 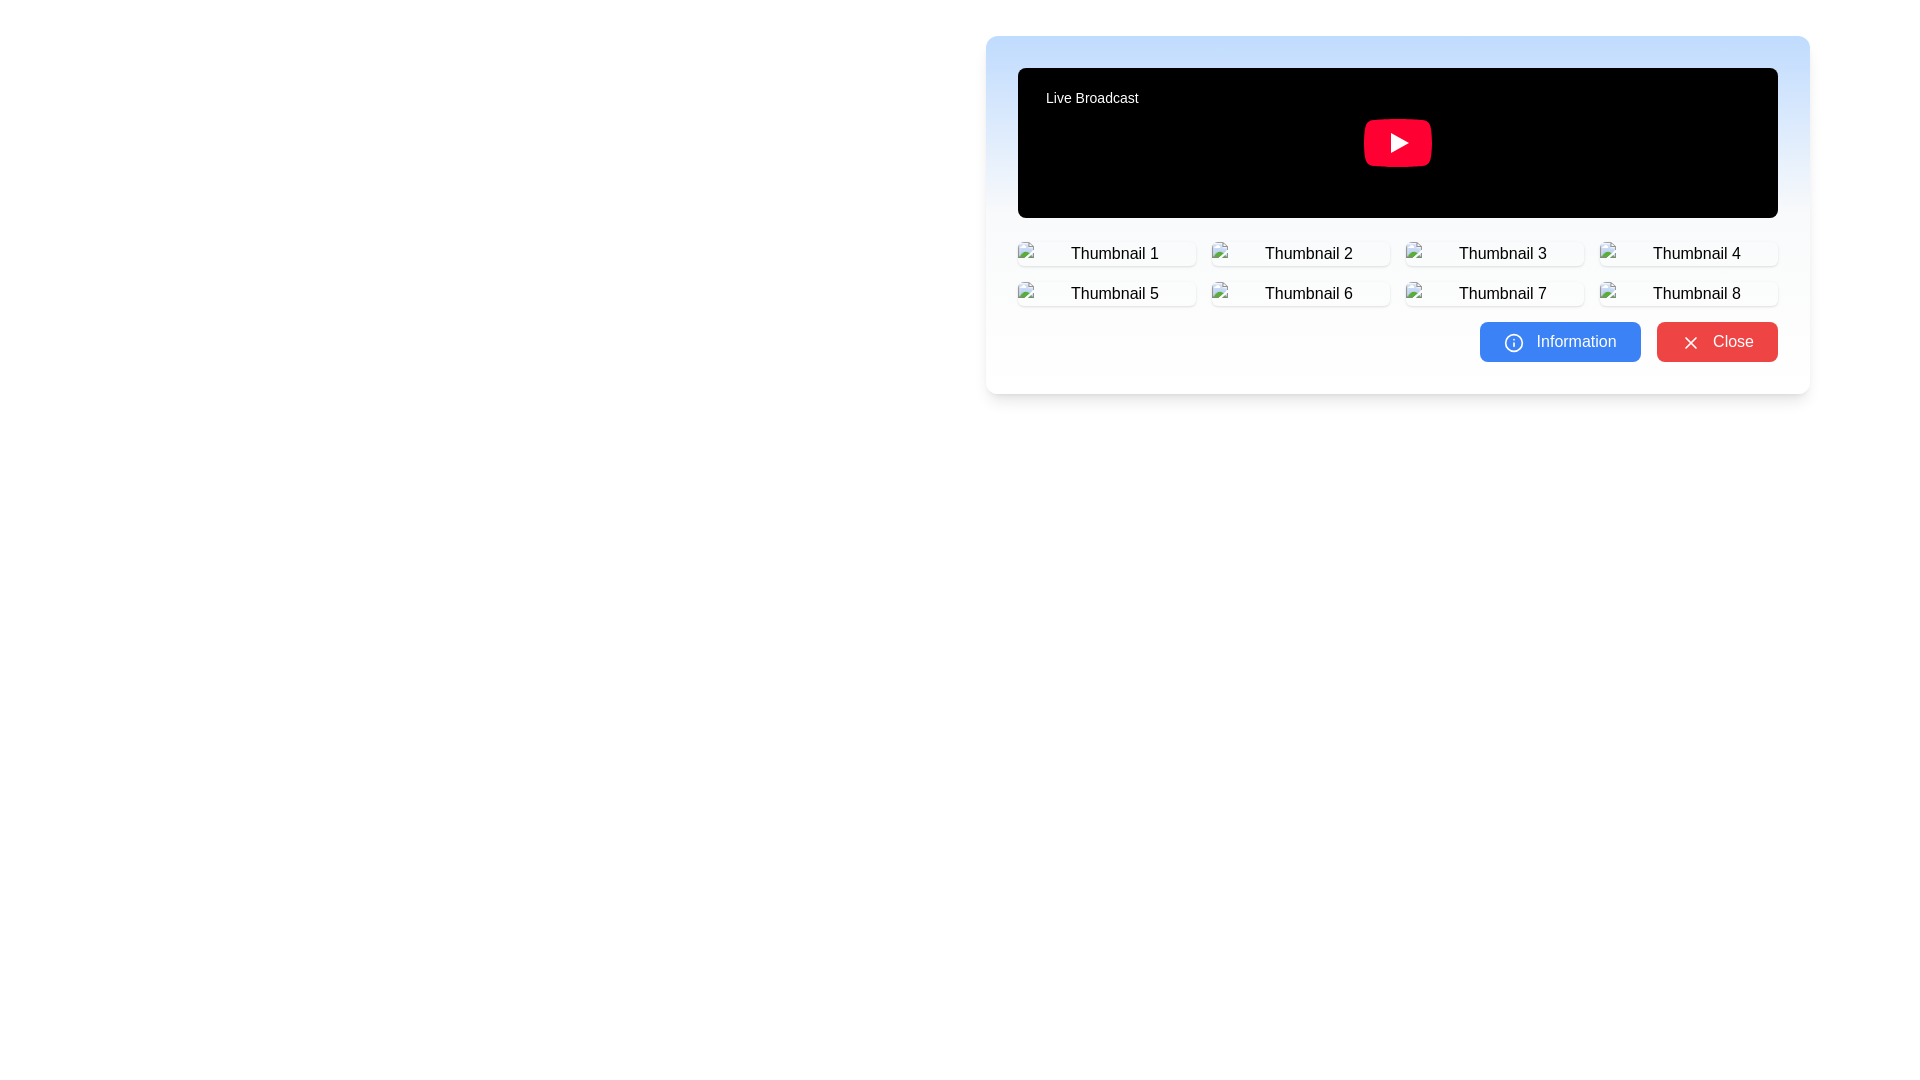 What do you see at coordinates (1688, 253) in the screenshot?
I see `the fourth thumbnail button in the grid layout` at bounding box center [1688, 253].